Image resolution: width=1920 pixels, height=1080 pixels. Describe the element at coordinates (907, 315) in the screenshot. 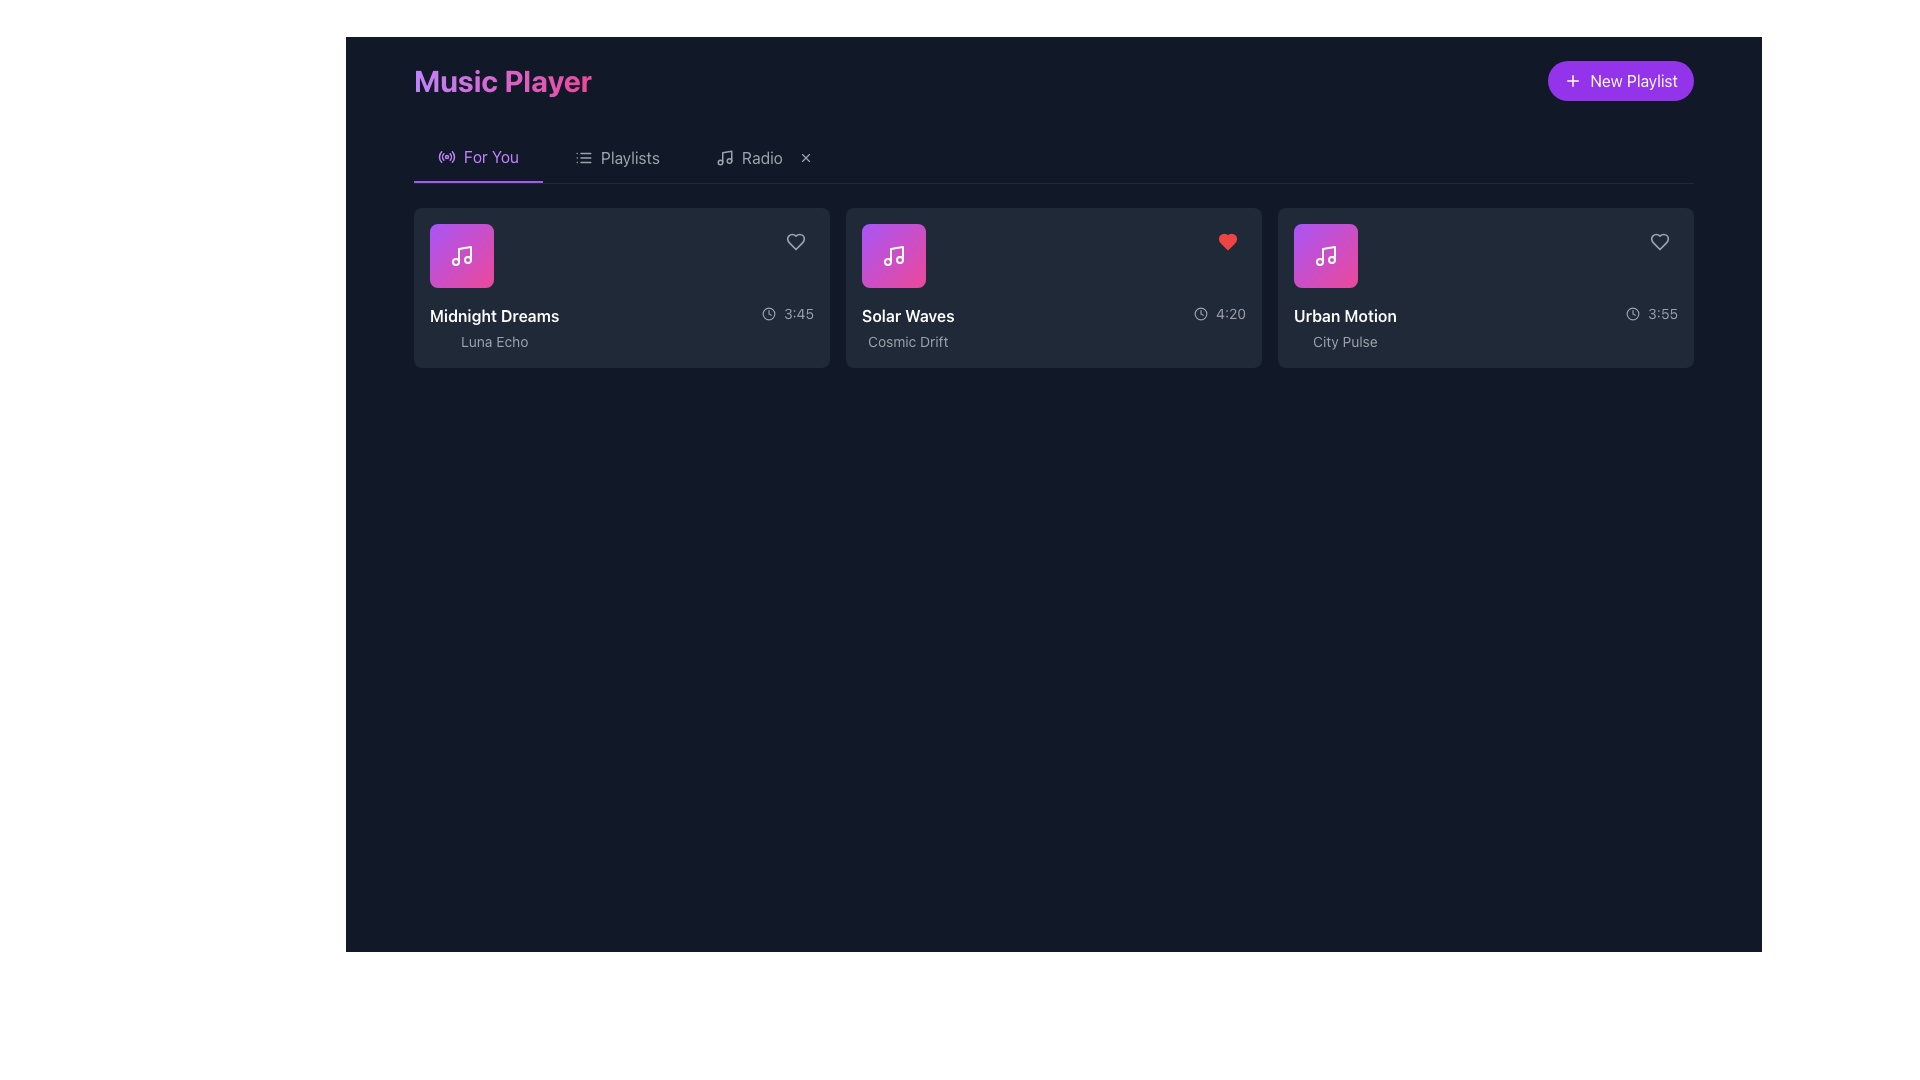

I see `text content of the title label located above the subtitle 'Cosmic Drift' in the second item of a horizontally arranged list of music items` at that location.